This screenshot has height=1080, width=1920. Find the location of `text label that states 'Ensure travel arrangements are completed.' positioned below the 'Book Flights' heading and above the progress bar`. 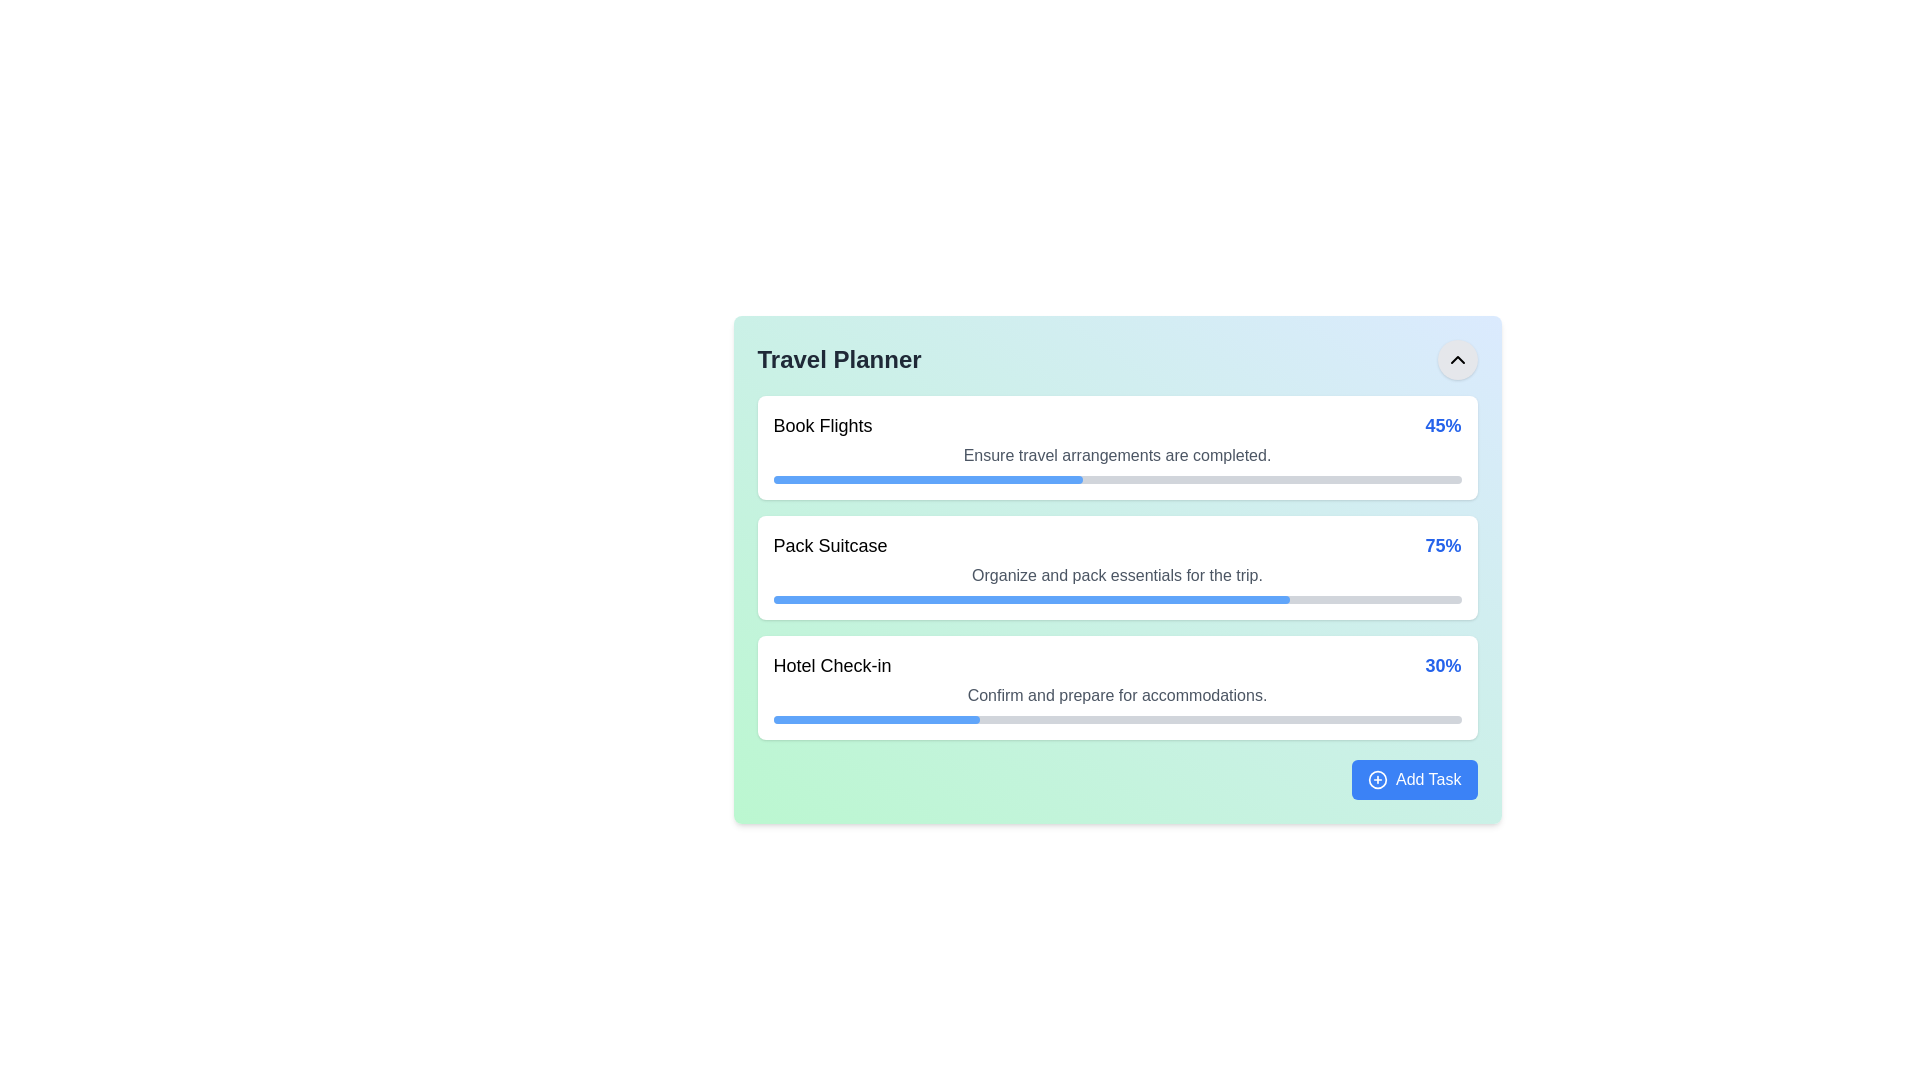

text label that states 'Ensure travel arrangements are completed.' positioned below the 'Book Flights' heading and above the progress bar is located at coordinates (1116, 455).